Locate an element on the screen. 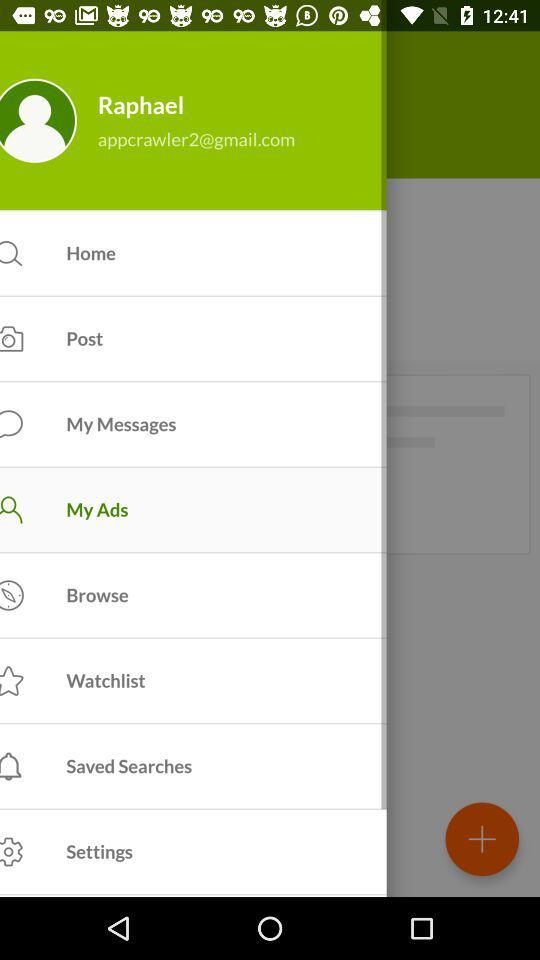 The height and width of the screenshot is (960, 540). the add icon is located at coordinates (481, 839).